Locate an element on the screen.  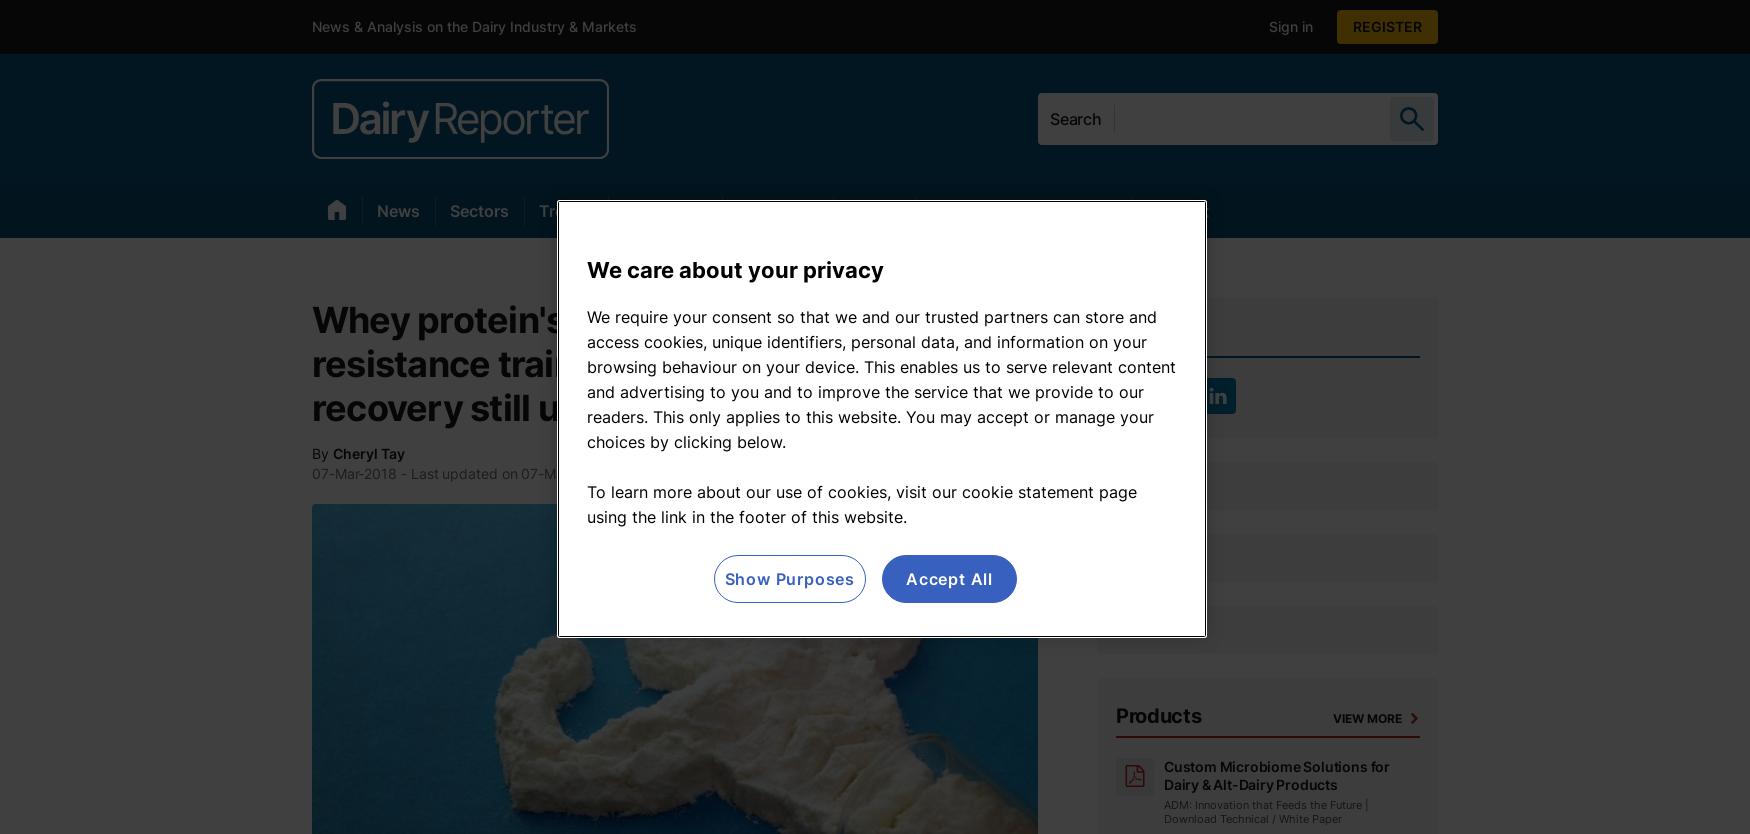
'My account' is located at coordinates (1418, 26).